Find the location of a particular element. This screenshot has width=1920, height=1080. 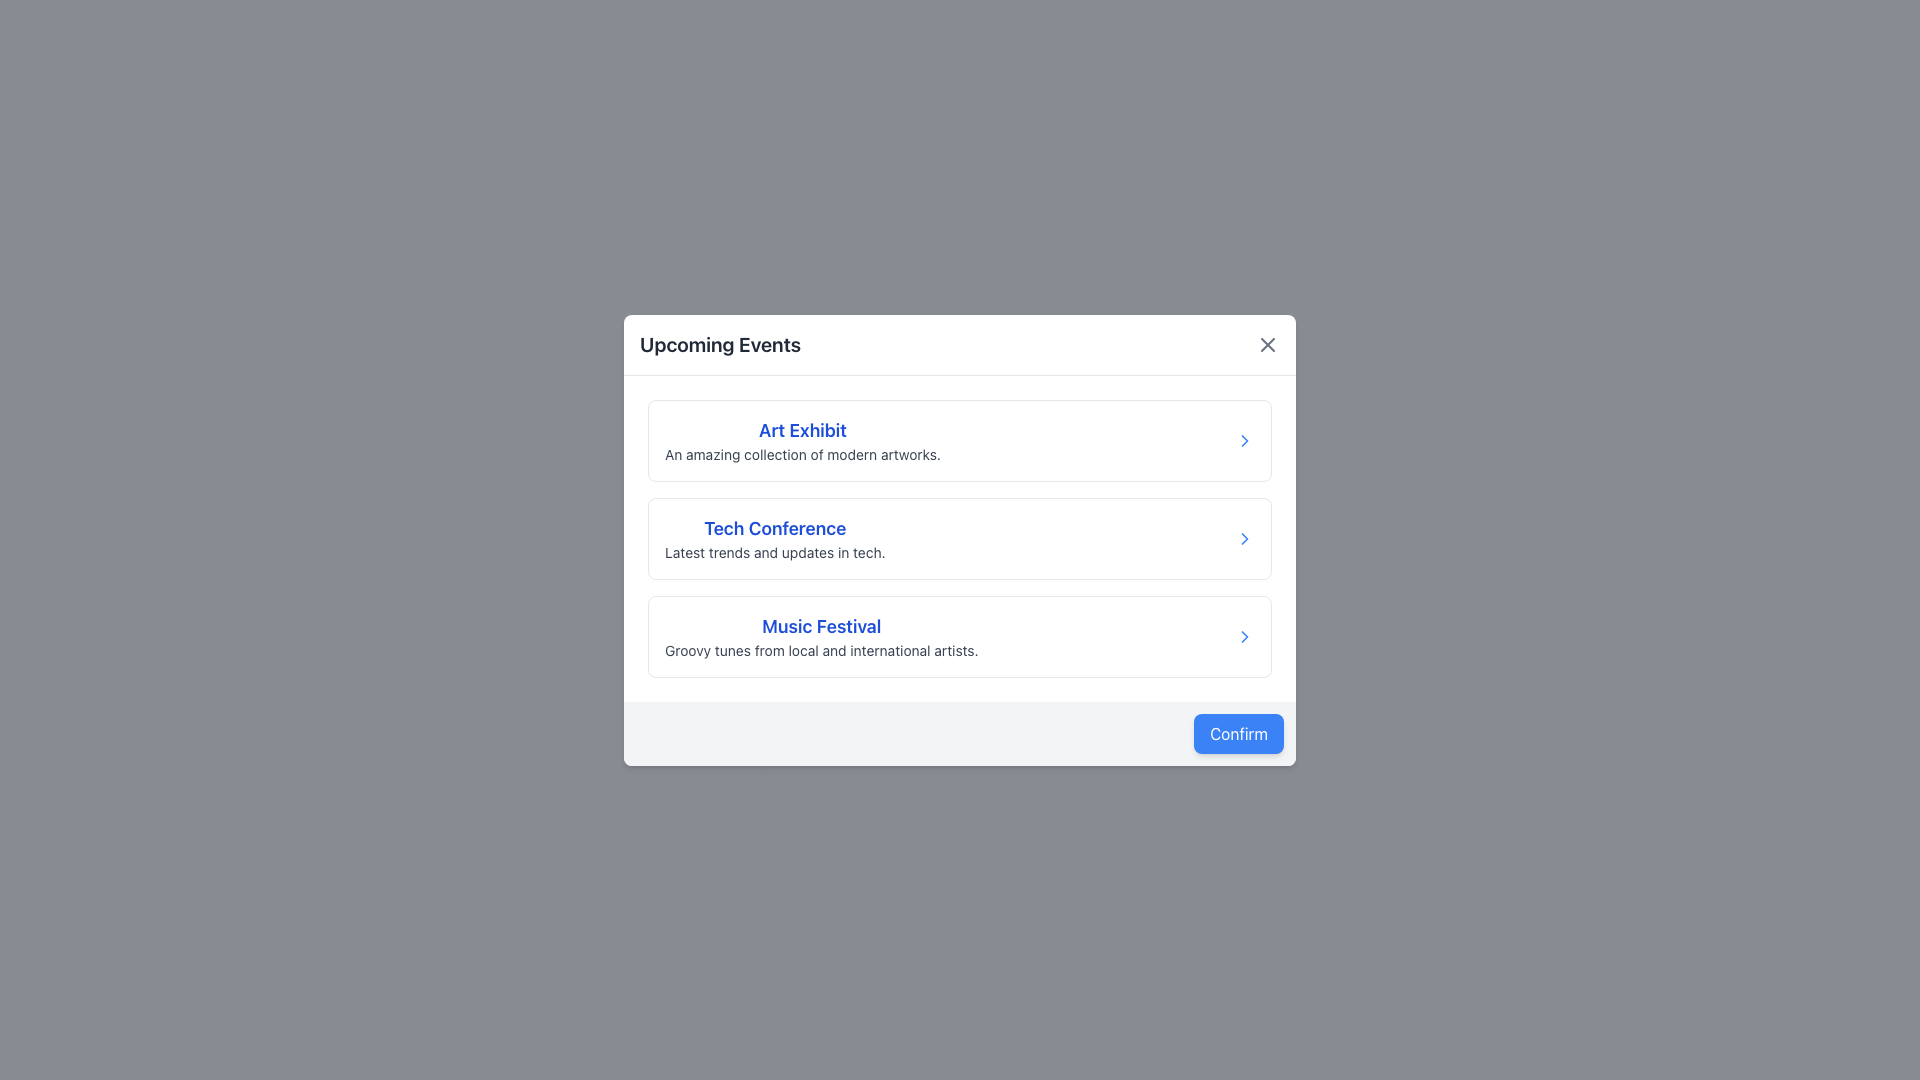

the details page of the 'Art Exhibit' text block located at the top of the upcoming events list in the modal dialog box is located at coordinates (801, 438).